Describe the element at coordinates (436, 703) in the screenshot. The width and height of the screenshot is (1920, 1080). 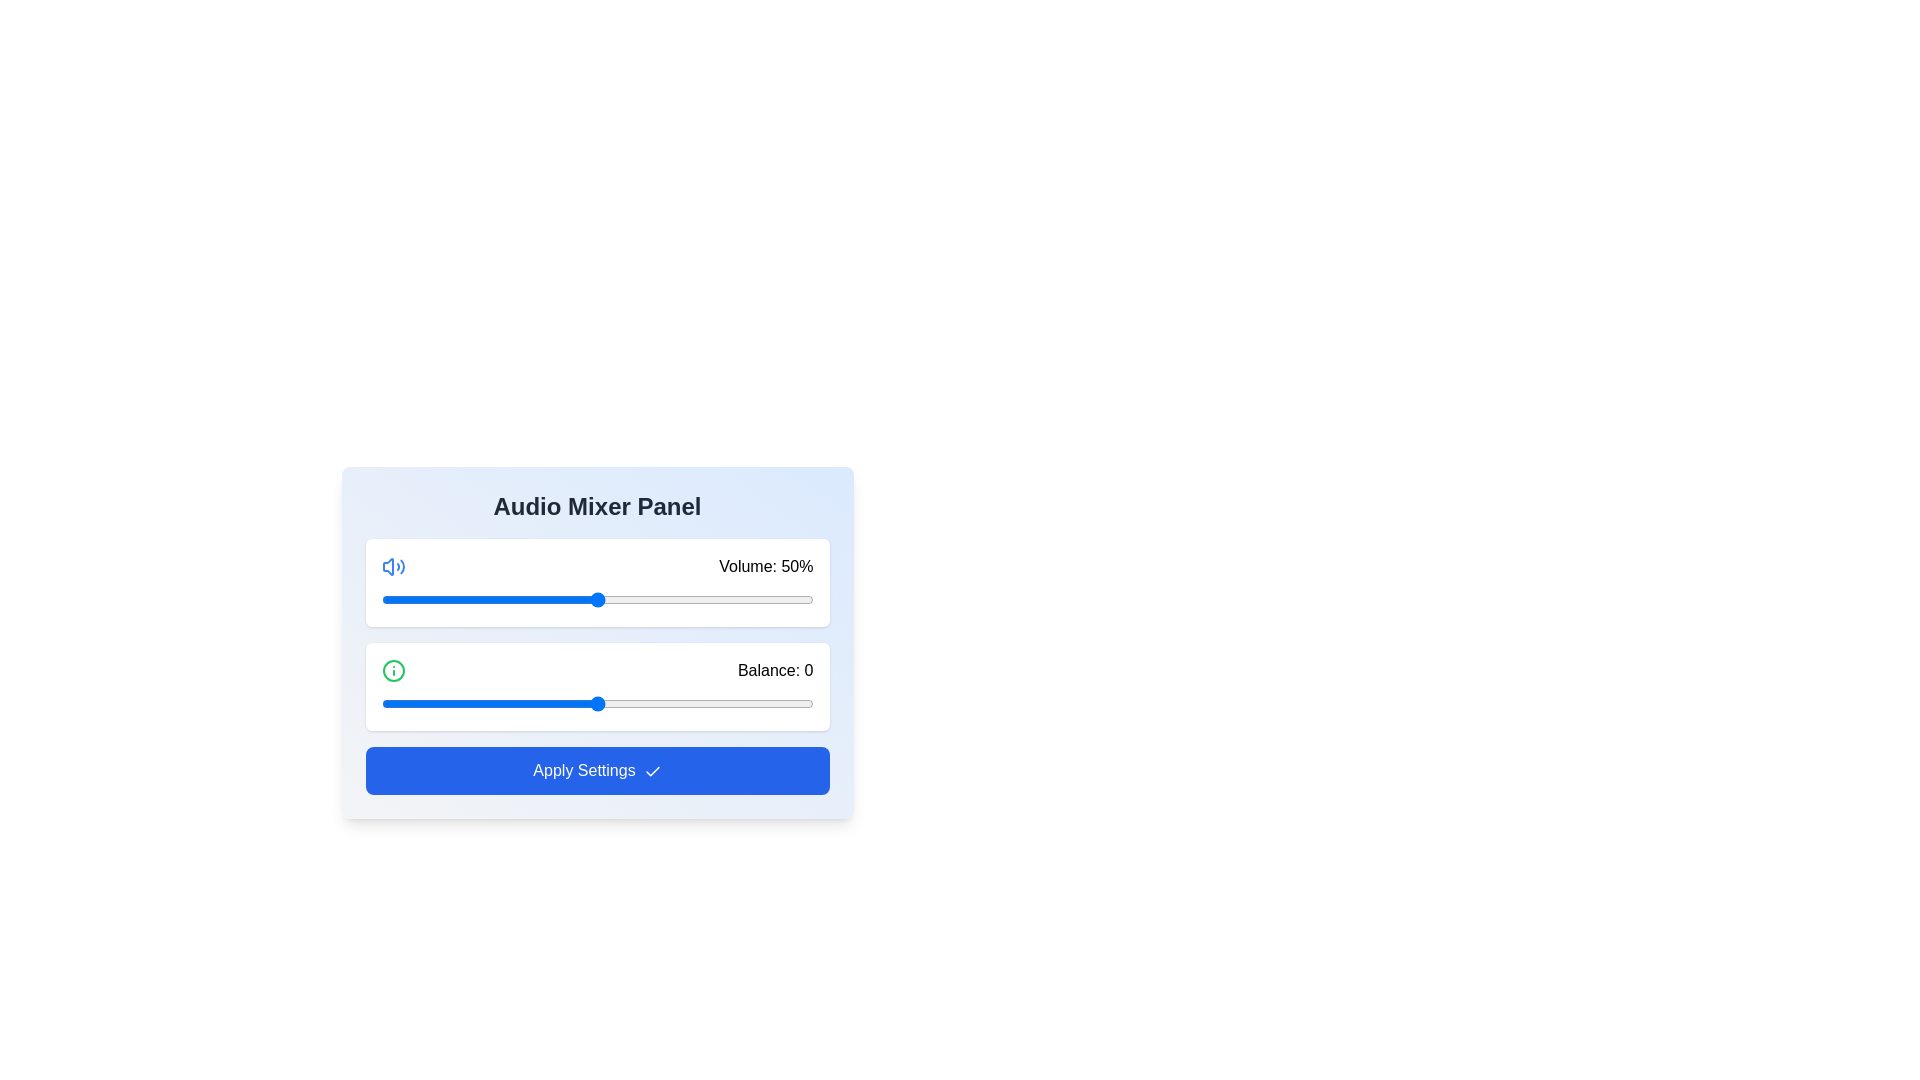
I see `the balance slider to set the balance to -37` at that location.